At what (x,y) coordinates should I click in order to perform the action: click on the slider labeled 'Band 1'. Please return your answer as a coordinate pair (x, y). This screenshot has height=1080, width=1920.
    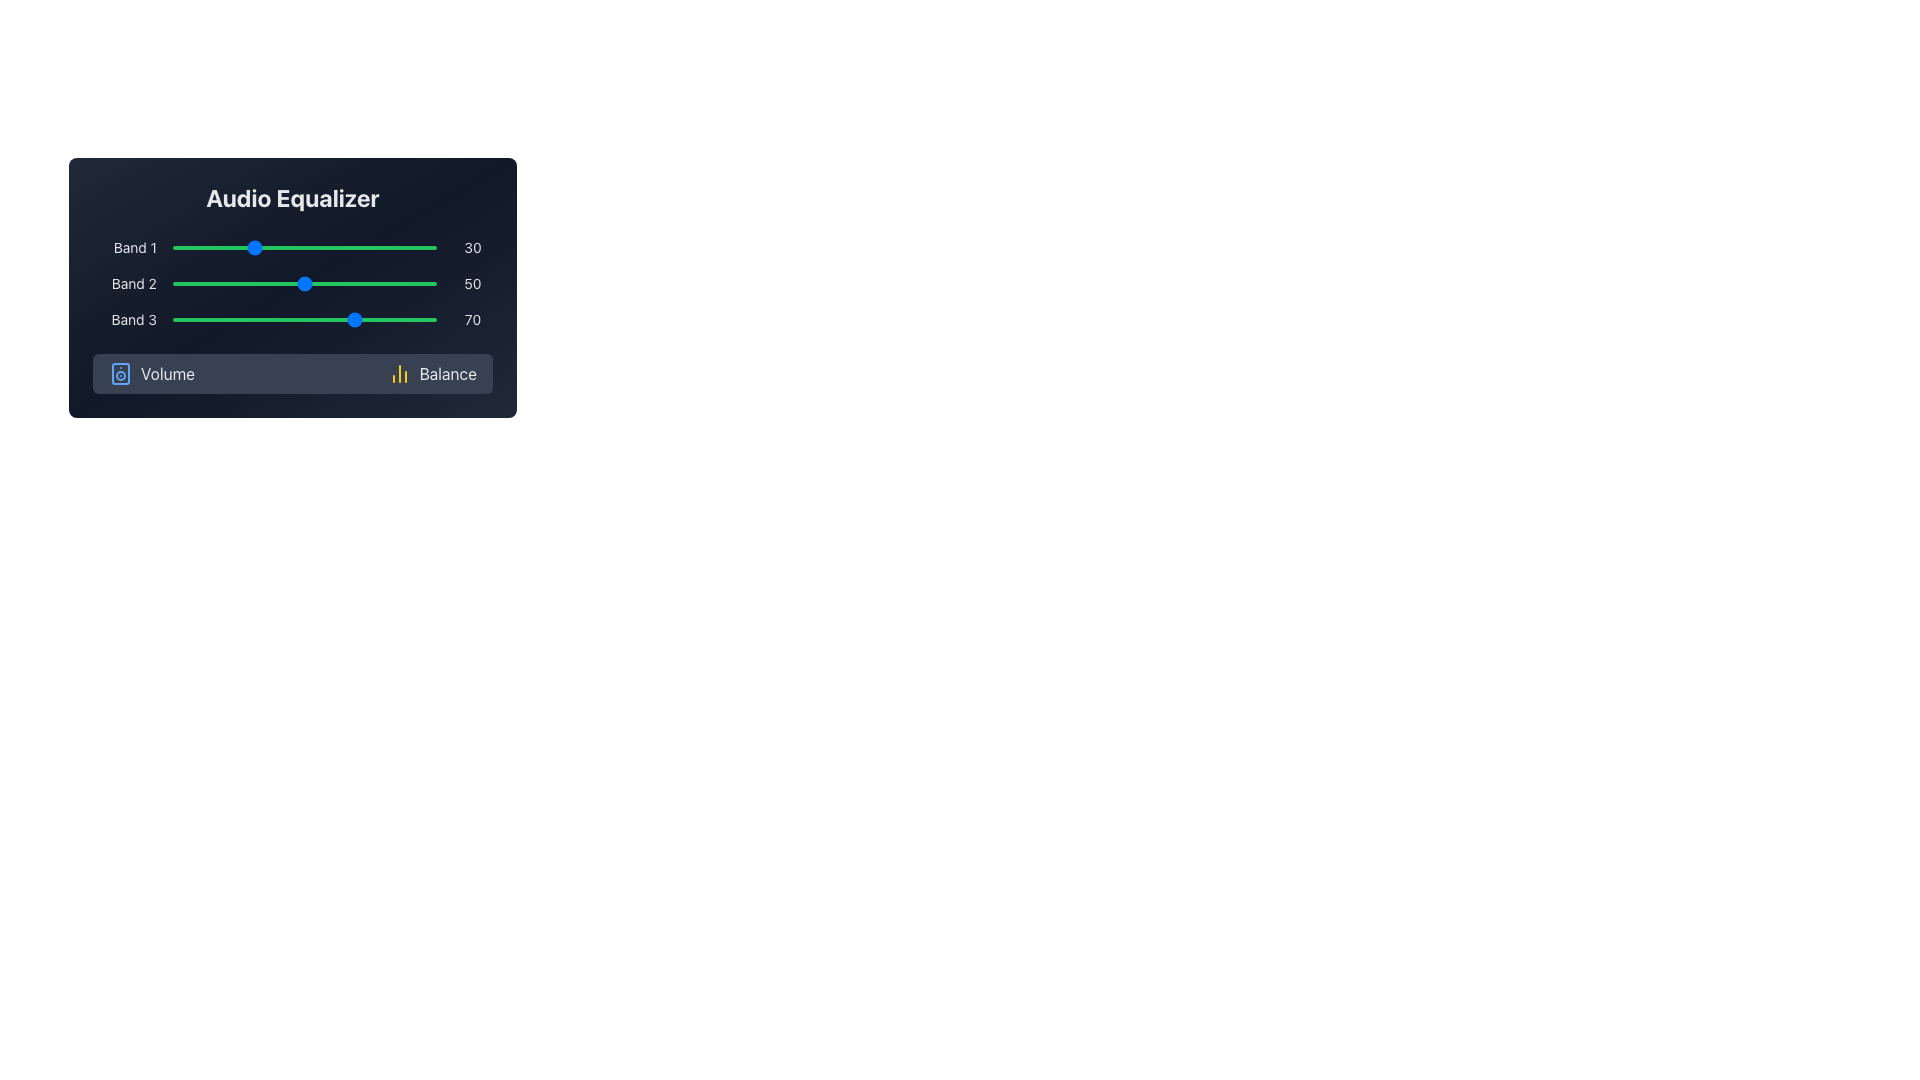
    Looking at the image, I should click on (210, 246).